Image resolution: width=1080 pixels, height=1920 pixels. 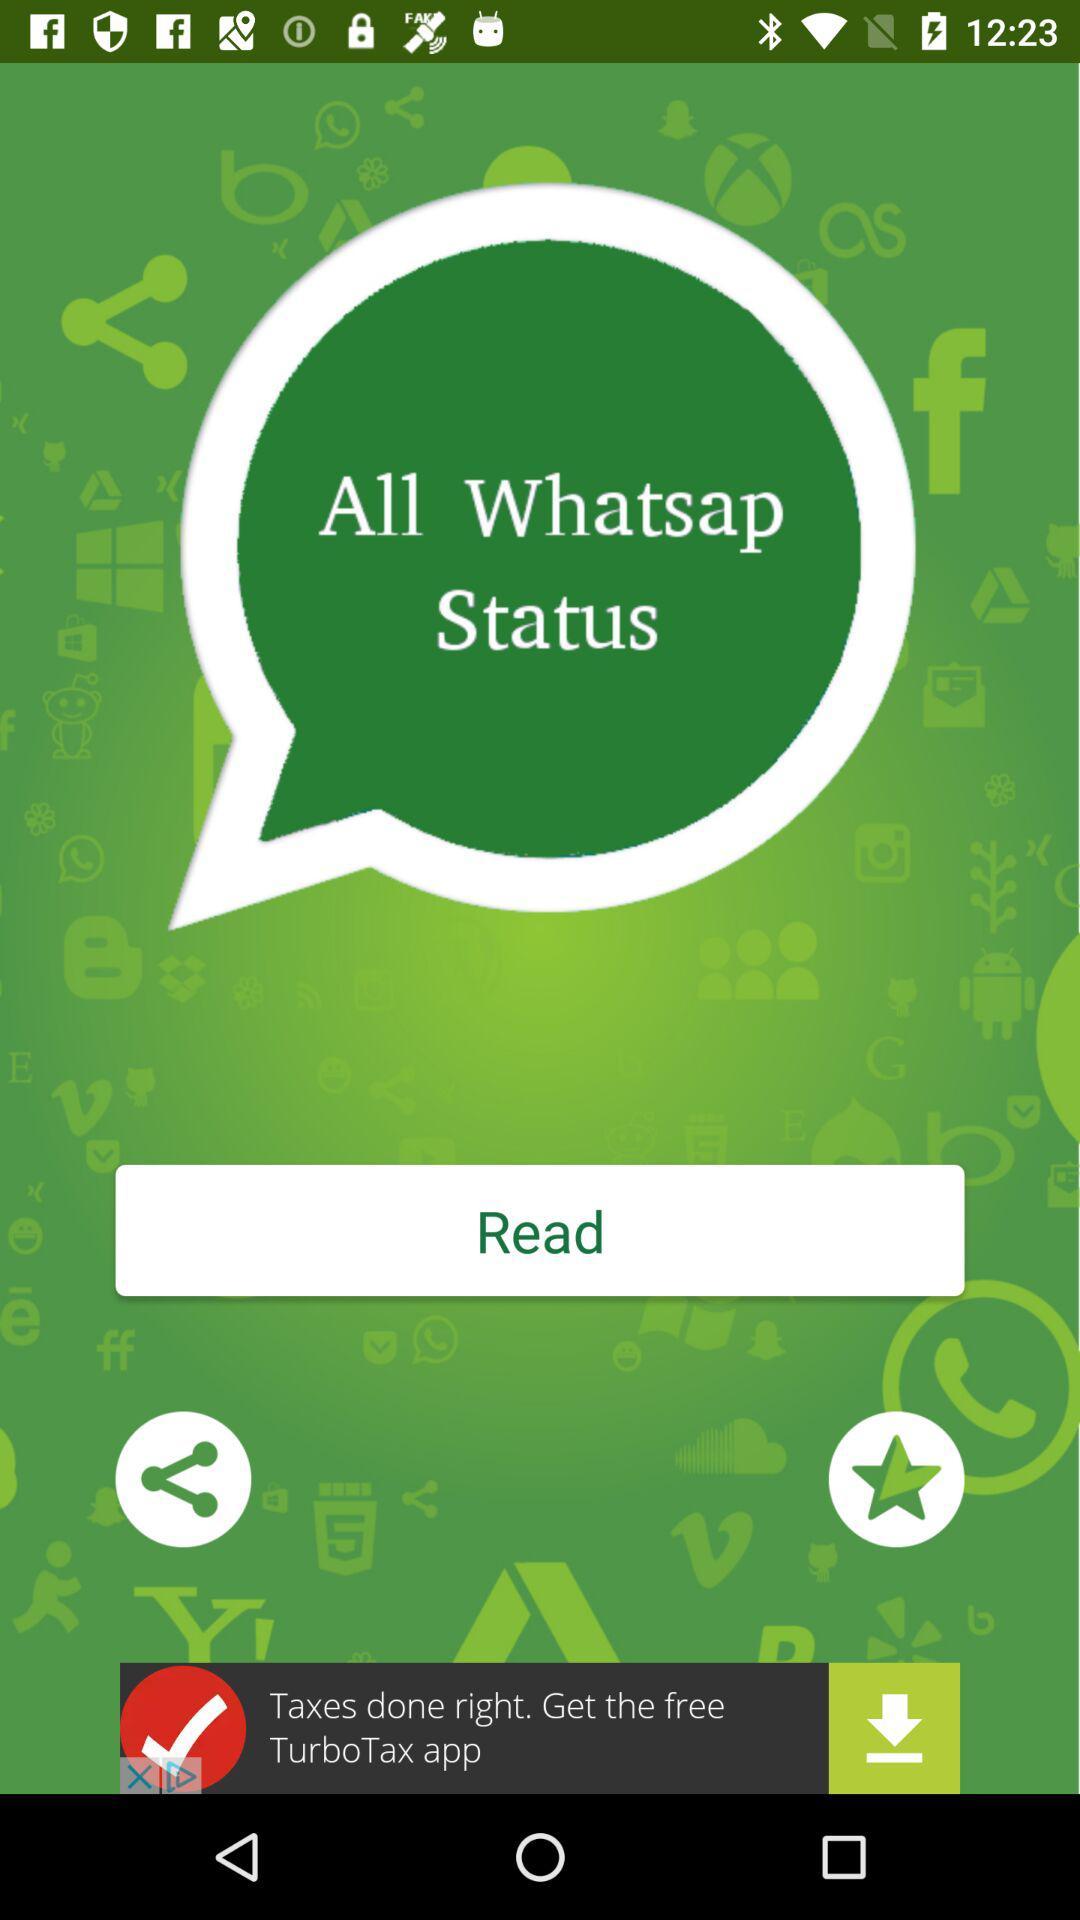 I want to click on share, so click(x=183, y=1479).